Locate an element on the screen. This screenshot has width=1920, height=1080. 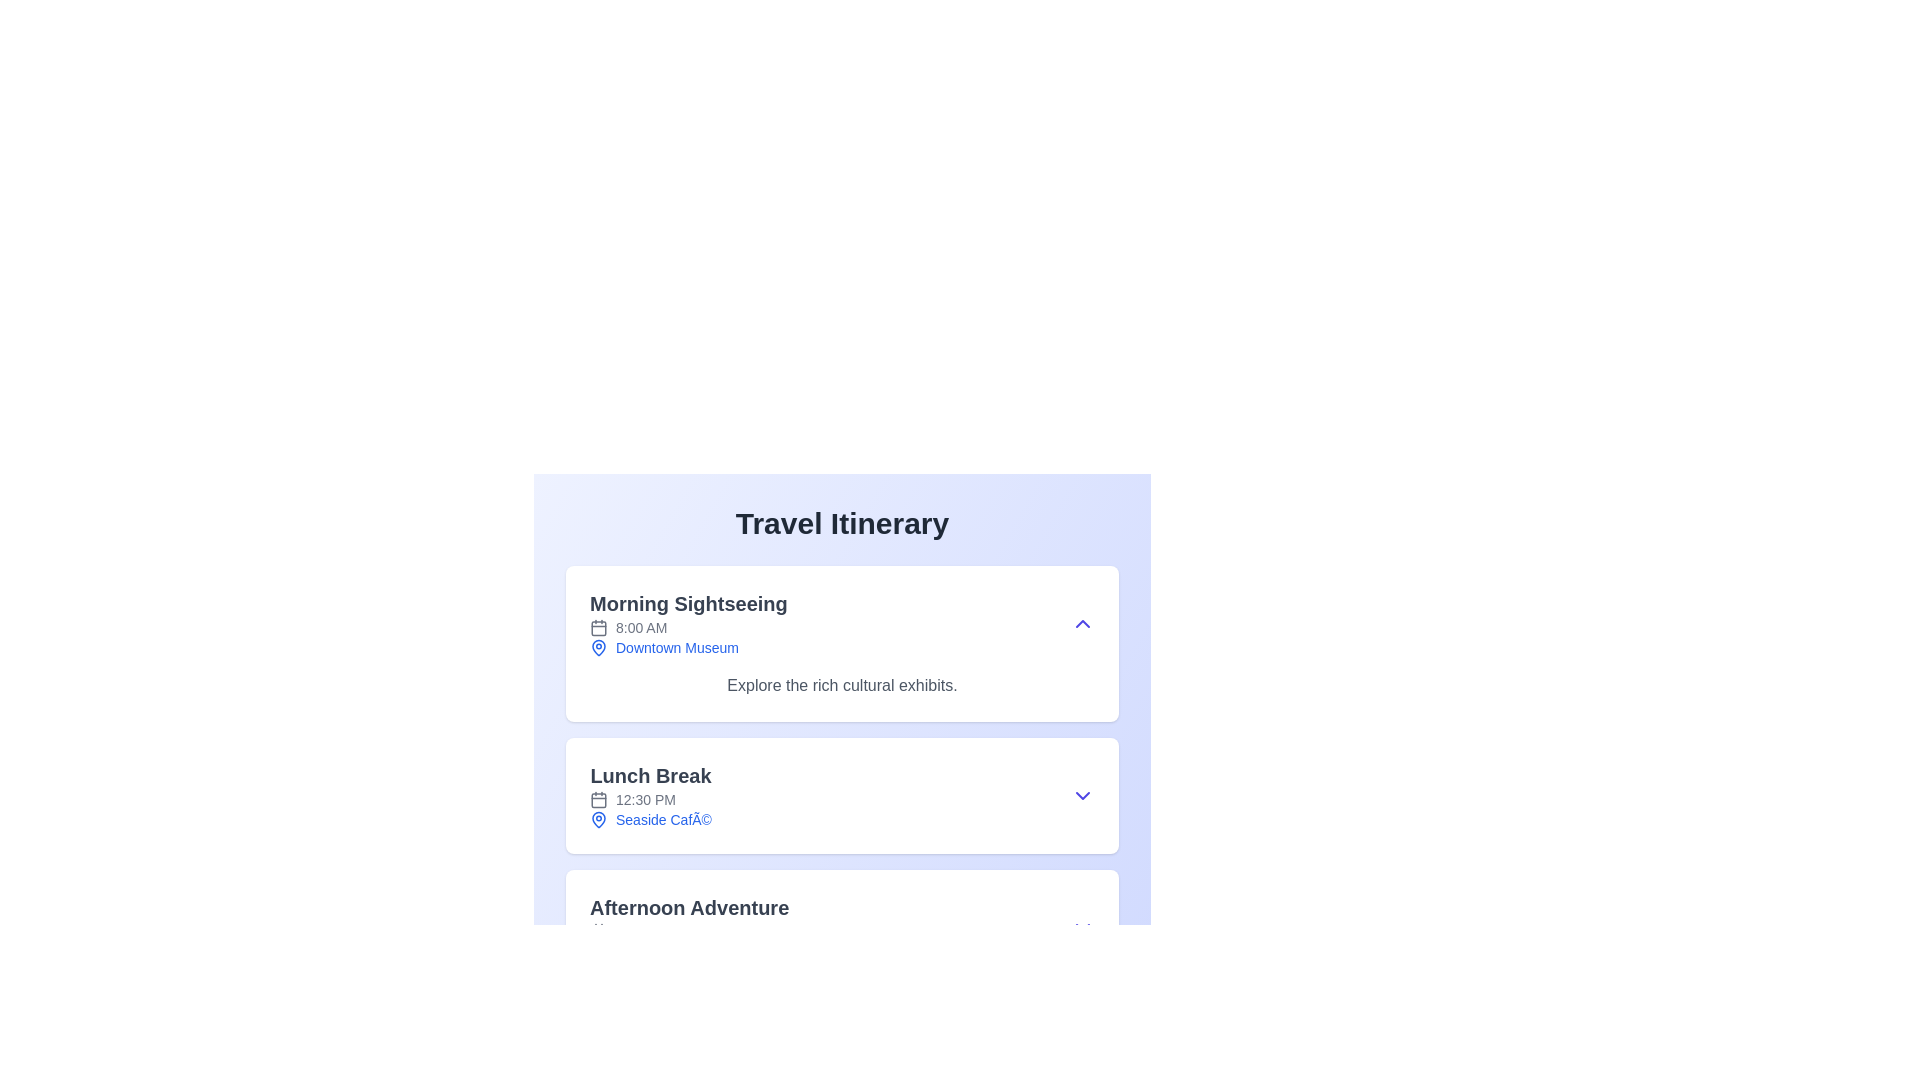
the static text label or header for the 'Lunch Break' section, which serves as a title for this activity and is positioned at the top of the block is located at coordinates (650, 774).